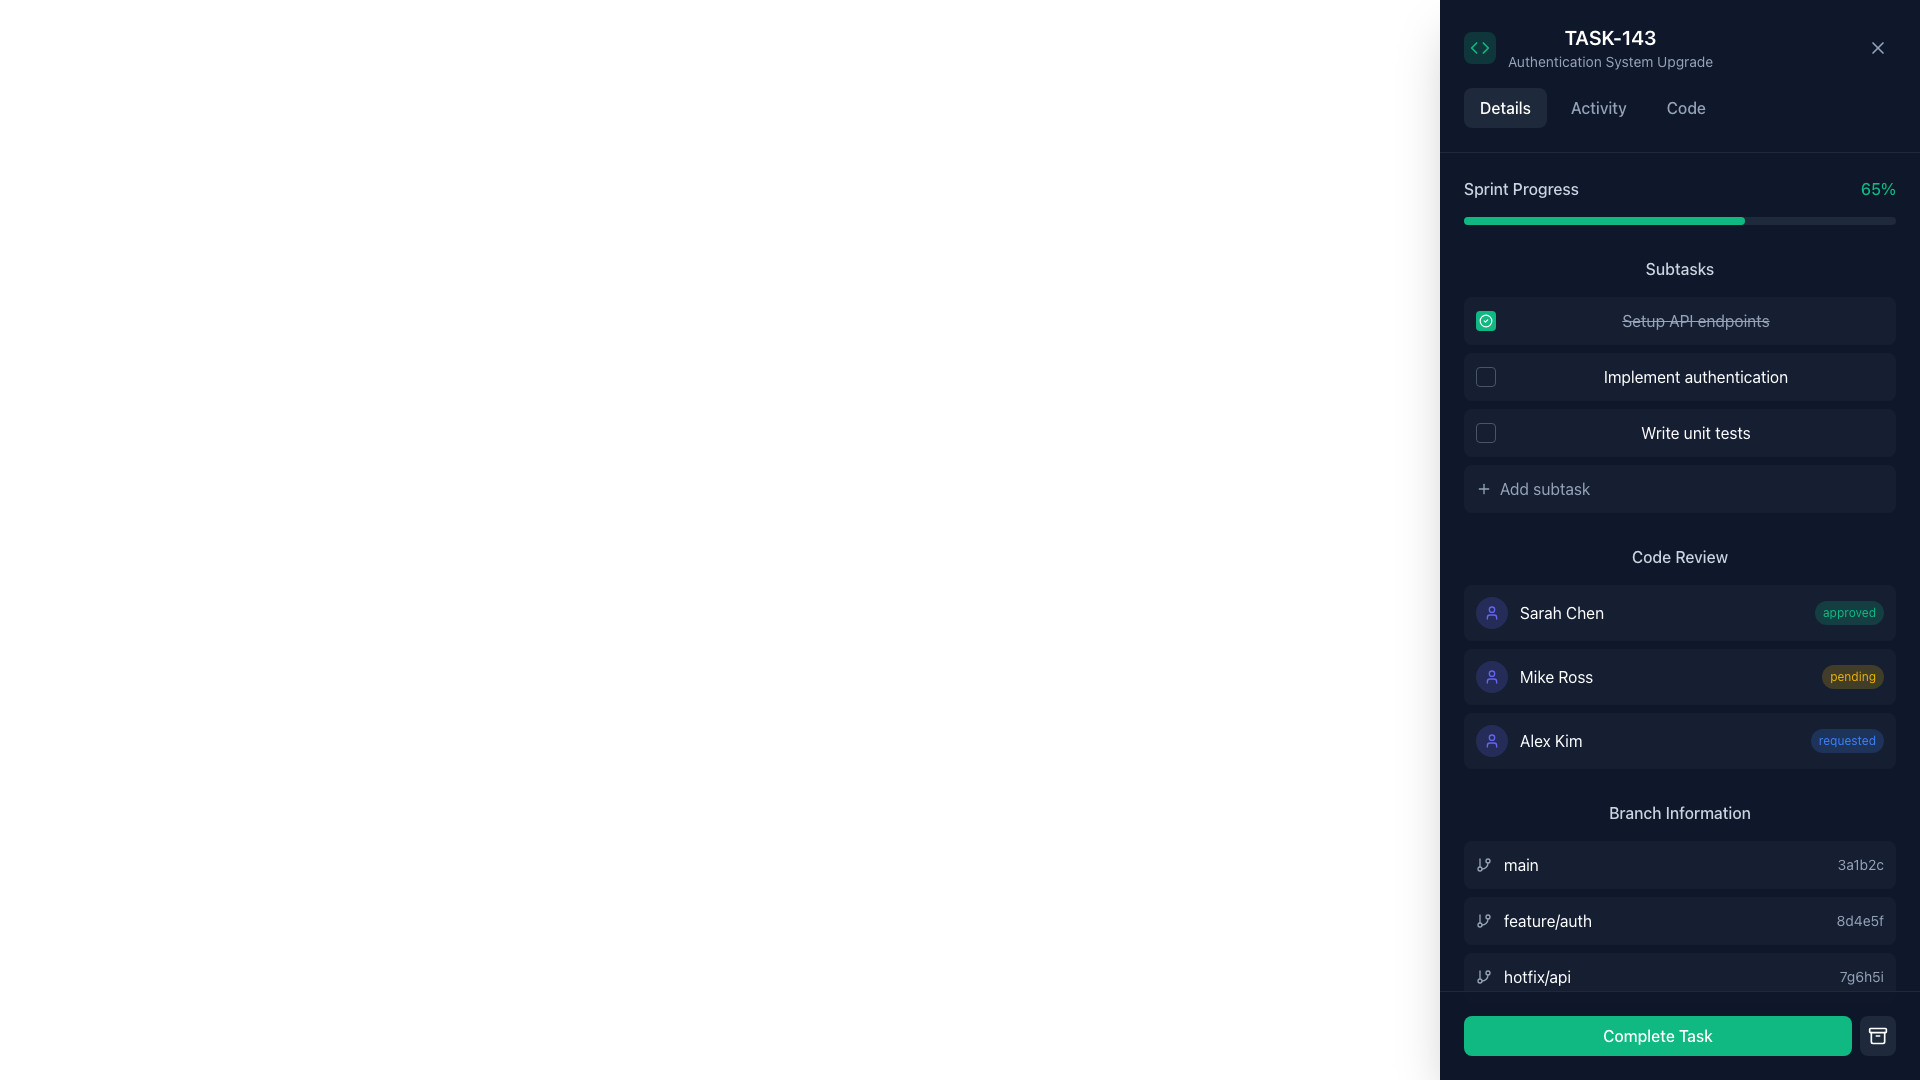  I want to click on the 'Activity' button located in the header section of the panel, so click(1597, 108).